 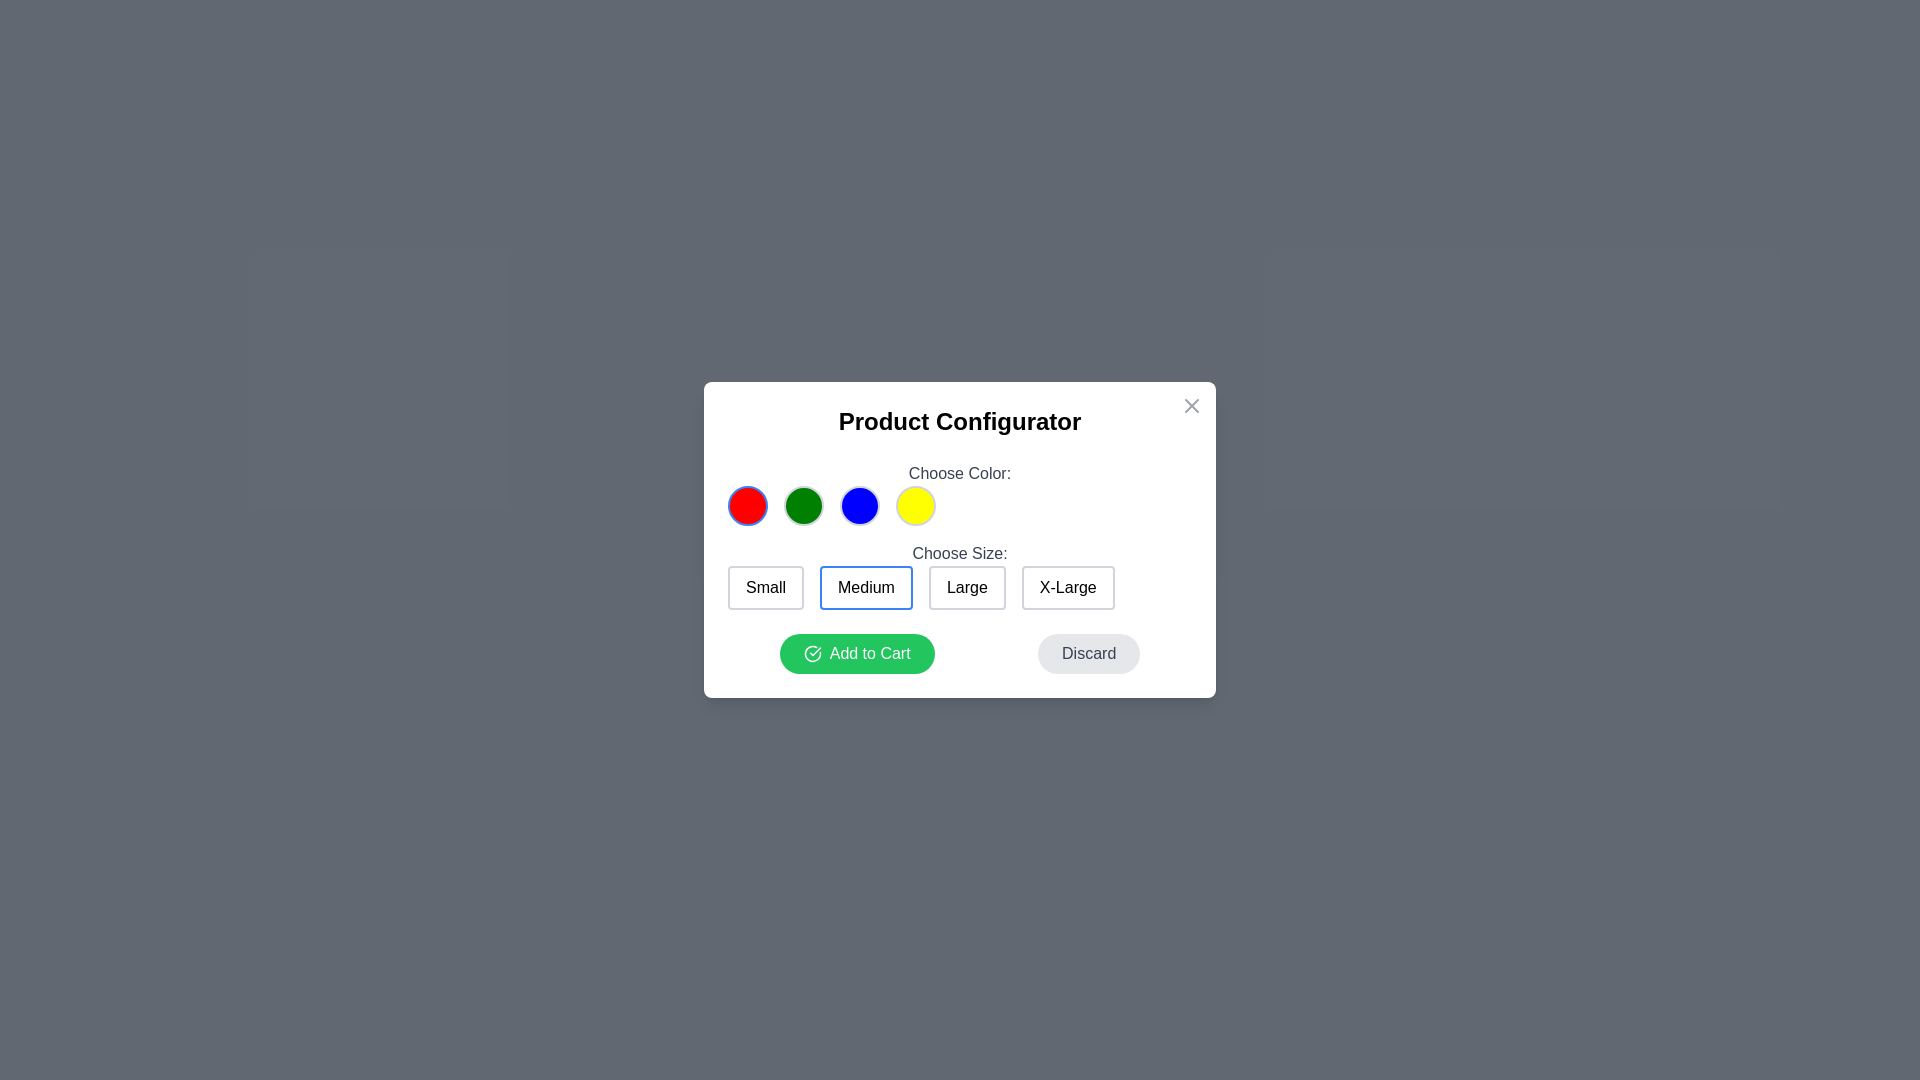 What do you see at coordinates (960, 575) in the screenshot?
I see `the 'Large' button, which is the third button under the 'Choose Size:' heading in the modal dialog` at bounding box center [960, 575].